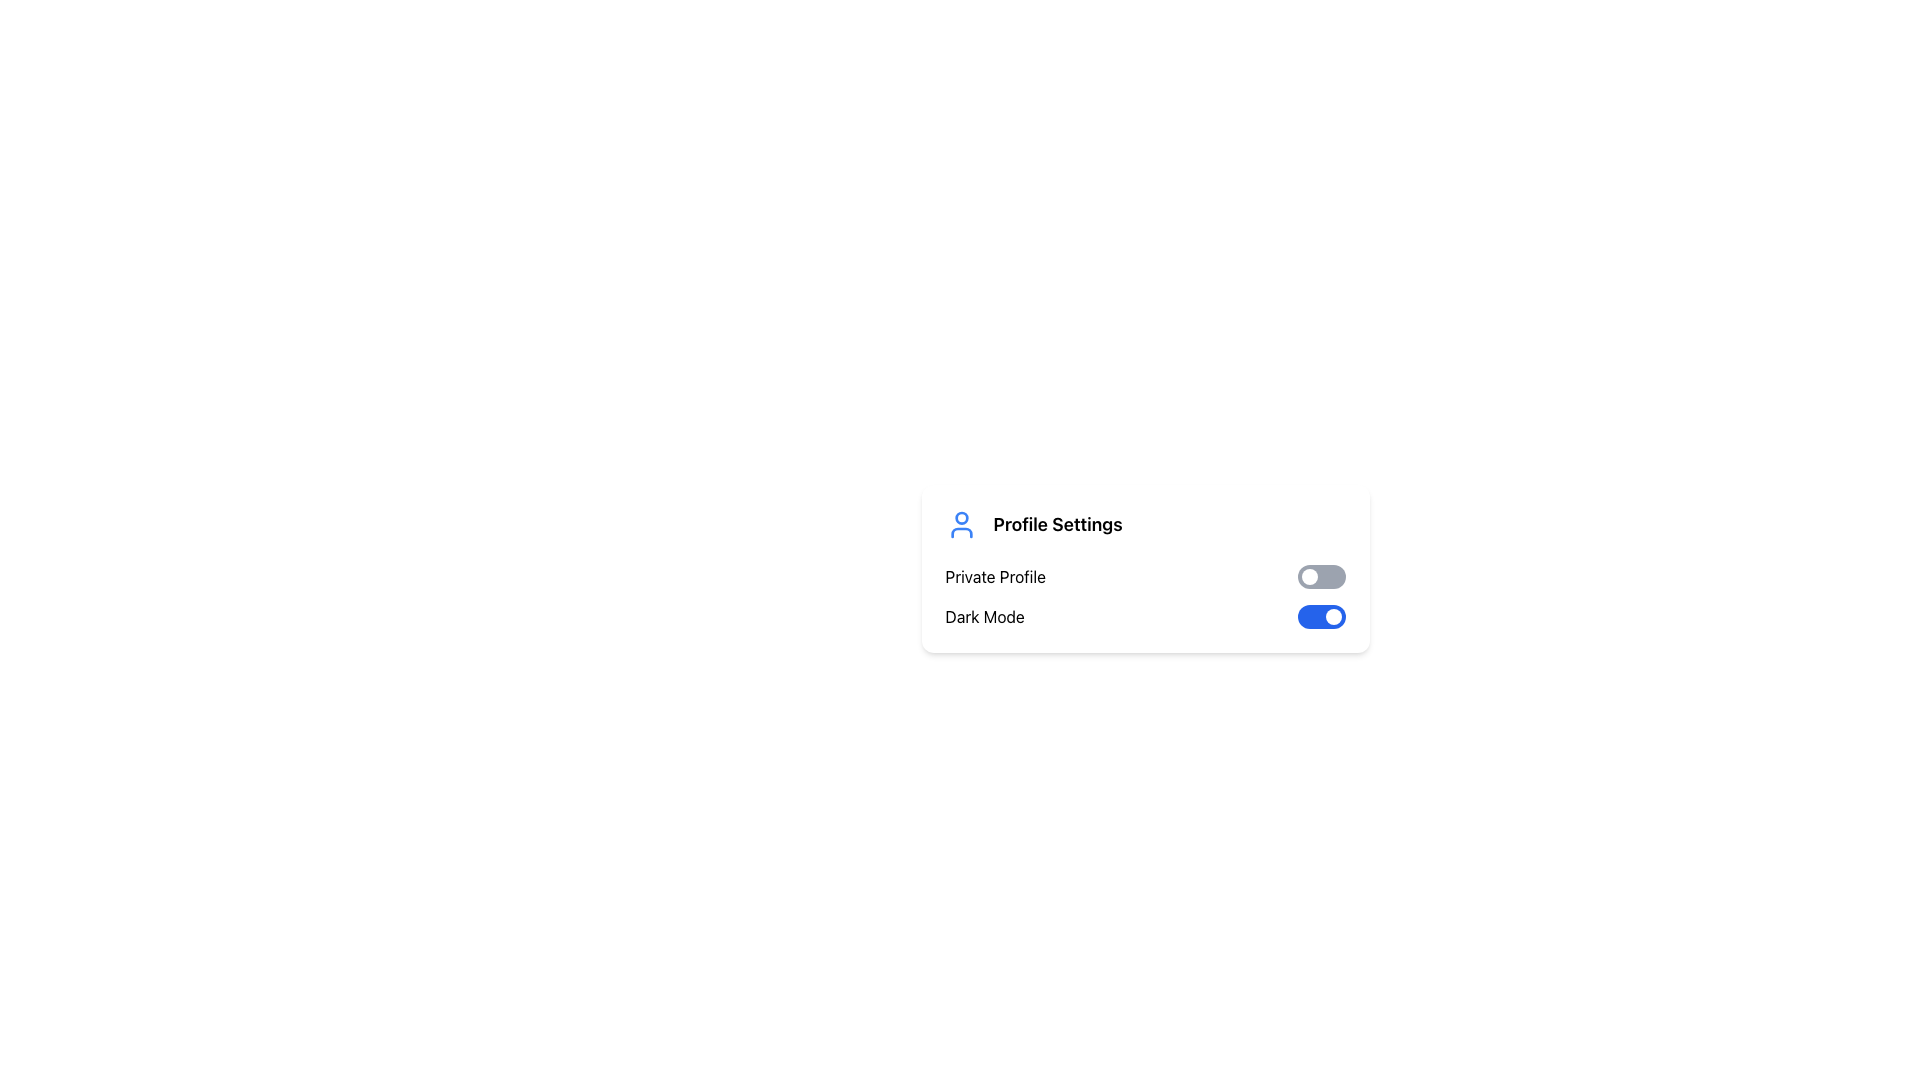 The height and width of the screenshot is (1080, 1920). What do you see at coordinates (995, 577) in the screenshot?
I see `the Text Label indicating the private profile option in the Profile Settings interface, which is located to the left of the toggle switch` at bounding box center [995, 577].